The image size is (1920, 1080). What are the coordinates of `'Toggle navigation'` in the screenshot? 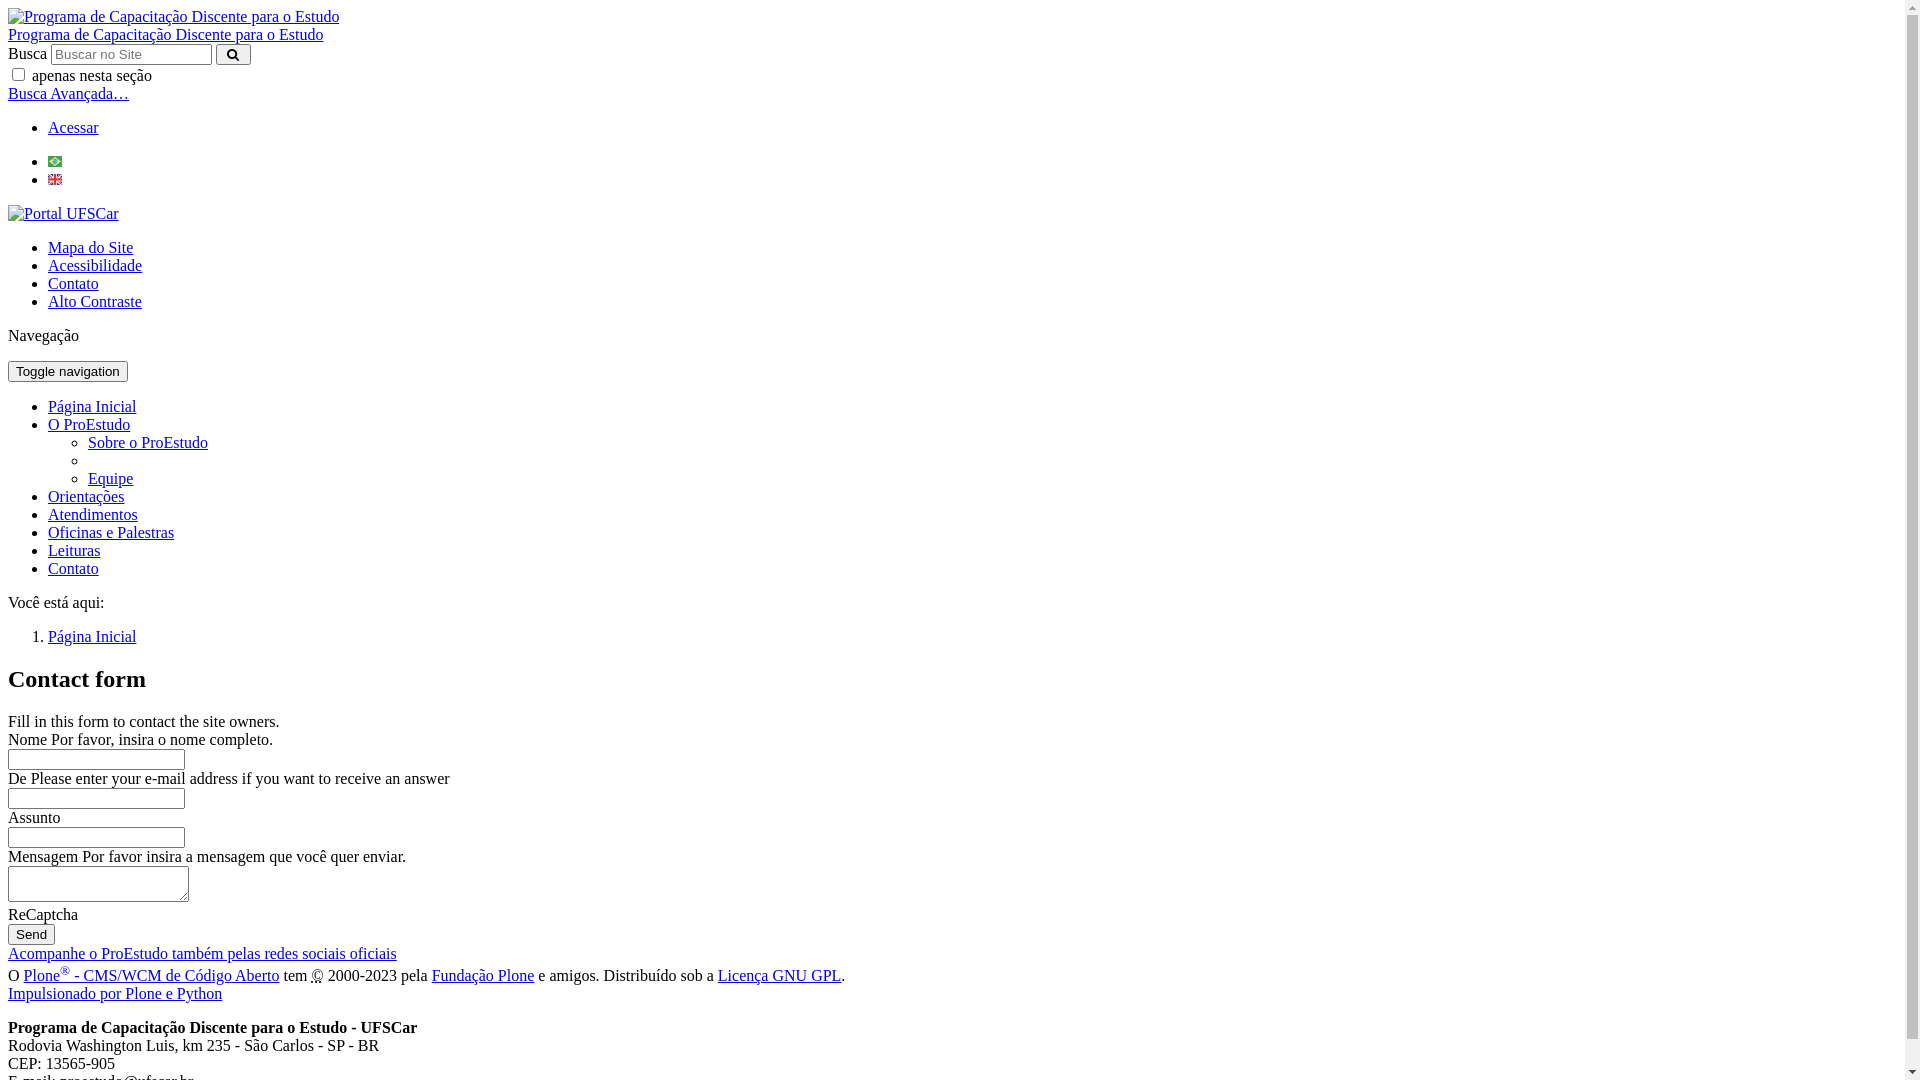 It's located at (67, 371).